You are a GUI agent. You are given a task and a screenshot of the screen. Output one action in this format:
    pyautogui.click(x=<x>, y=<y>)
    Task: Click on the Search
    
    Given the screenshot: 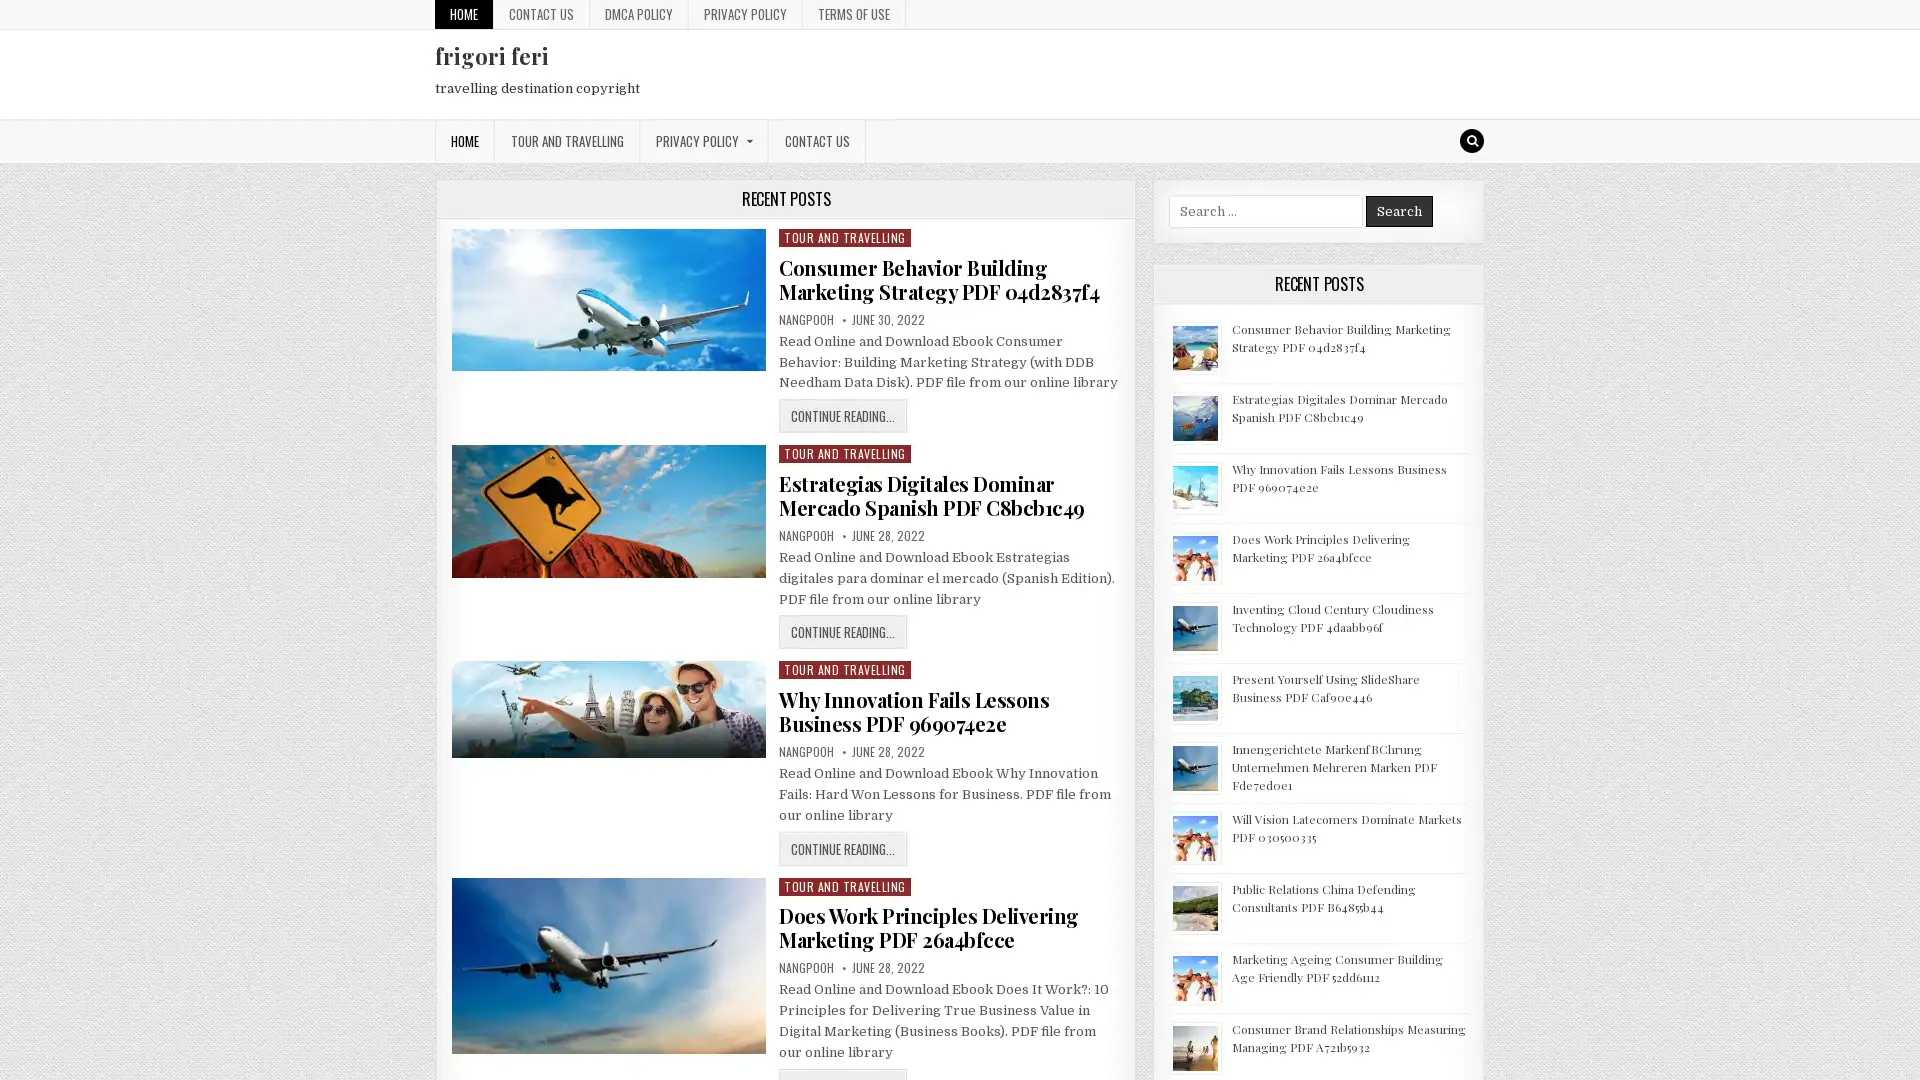 What is the action you would take?
    pyautogui.click(x=1398, y=211)
    